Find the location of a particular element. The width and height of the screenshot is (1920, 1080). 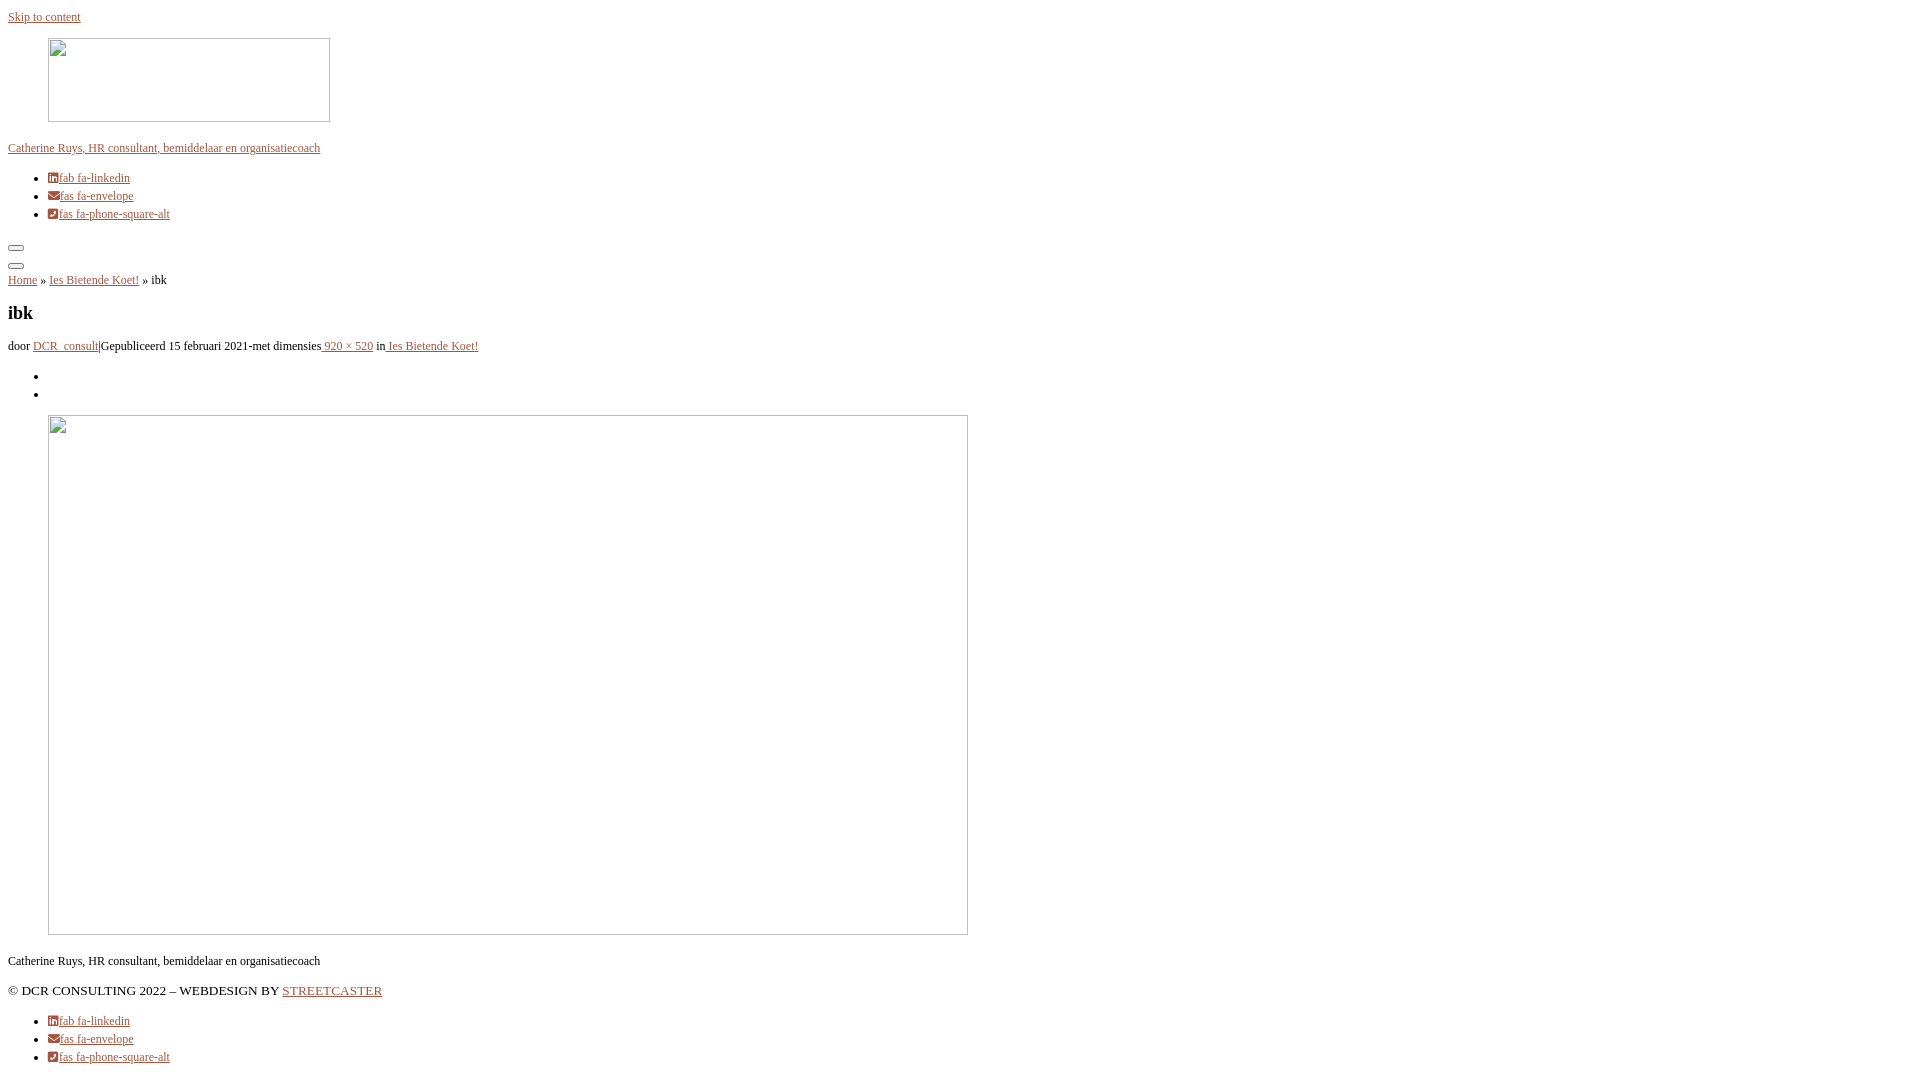

'Skip to content' is located at coordinates (8, 16).